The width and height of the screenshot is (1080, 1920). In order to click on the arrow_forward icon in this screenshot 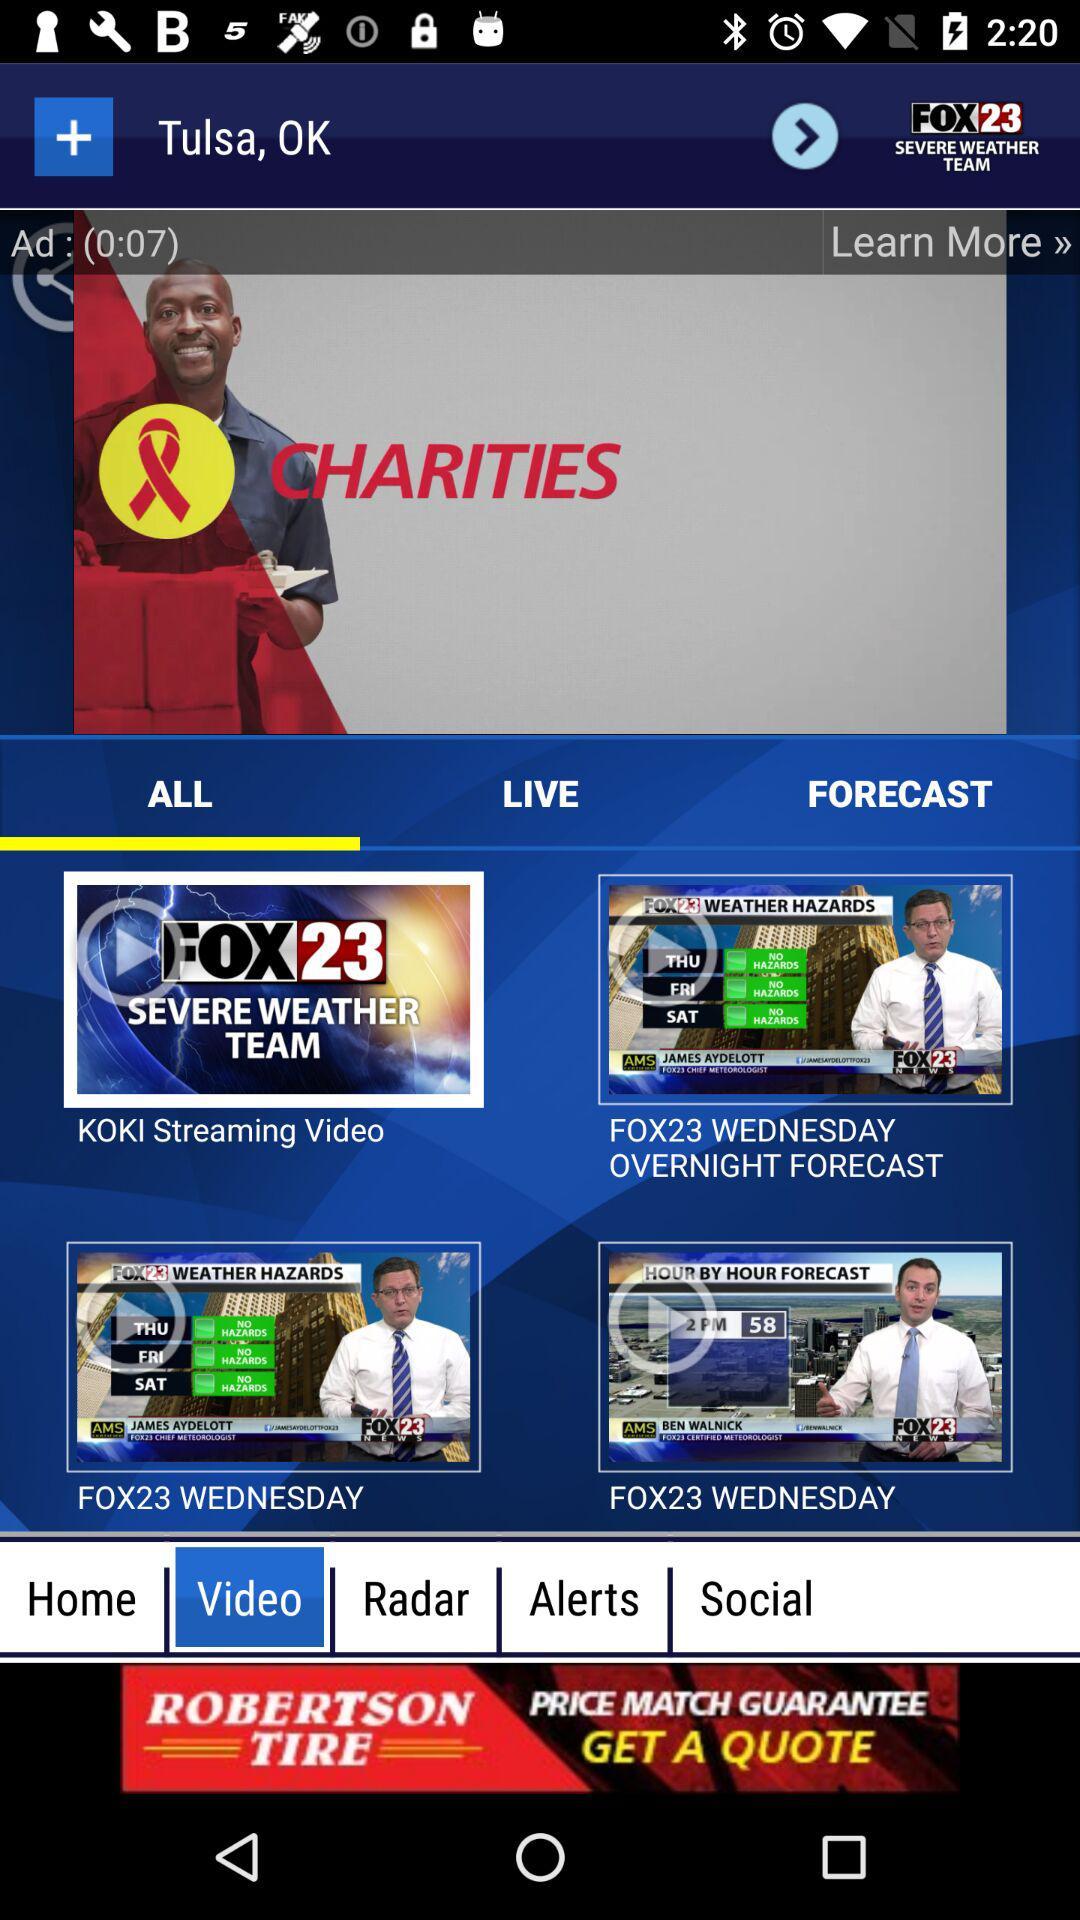, I will do `click(804, 135)`.